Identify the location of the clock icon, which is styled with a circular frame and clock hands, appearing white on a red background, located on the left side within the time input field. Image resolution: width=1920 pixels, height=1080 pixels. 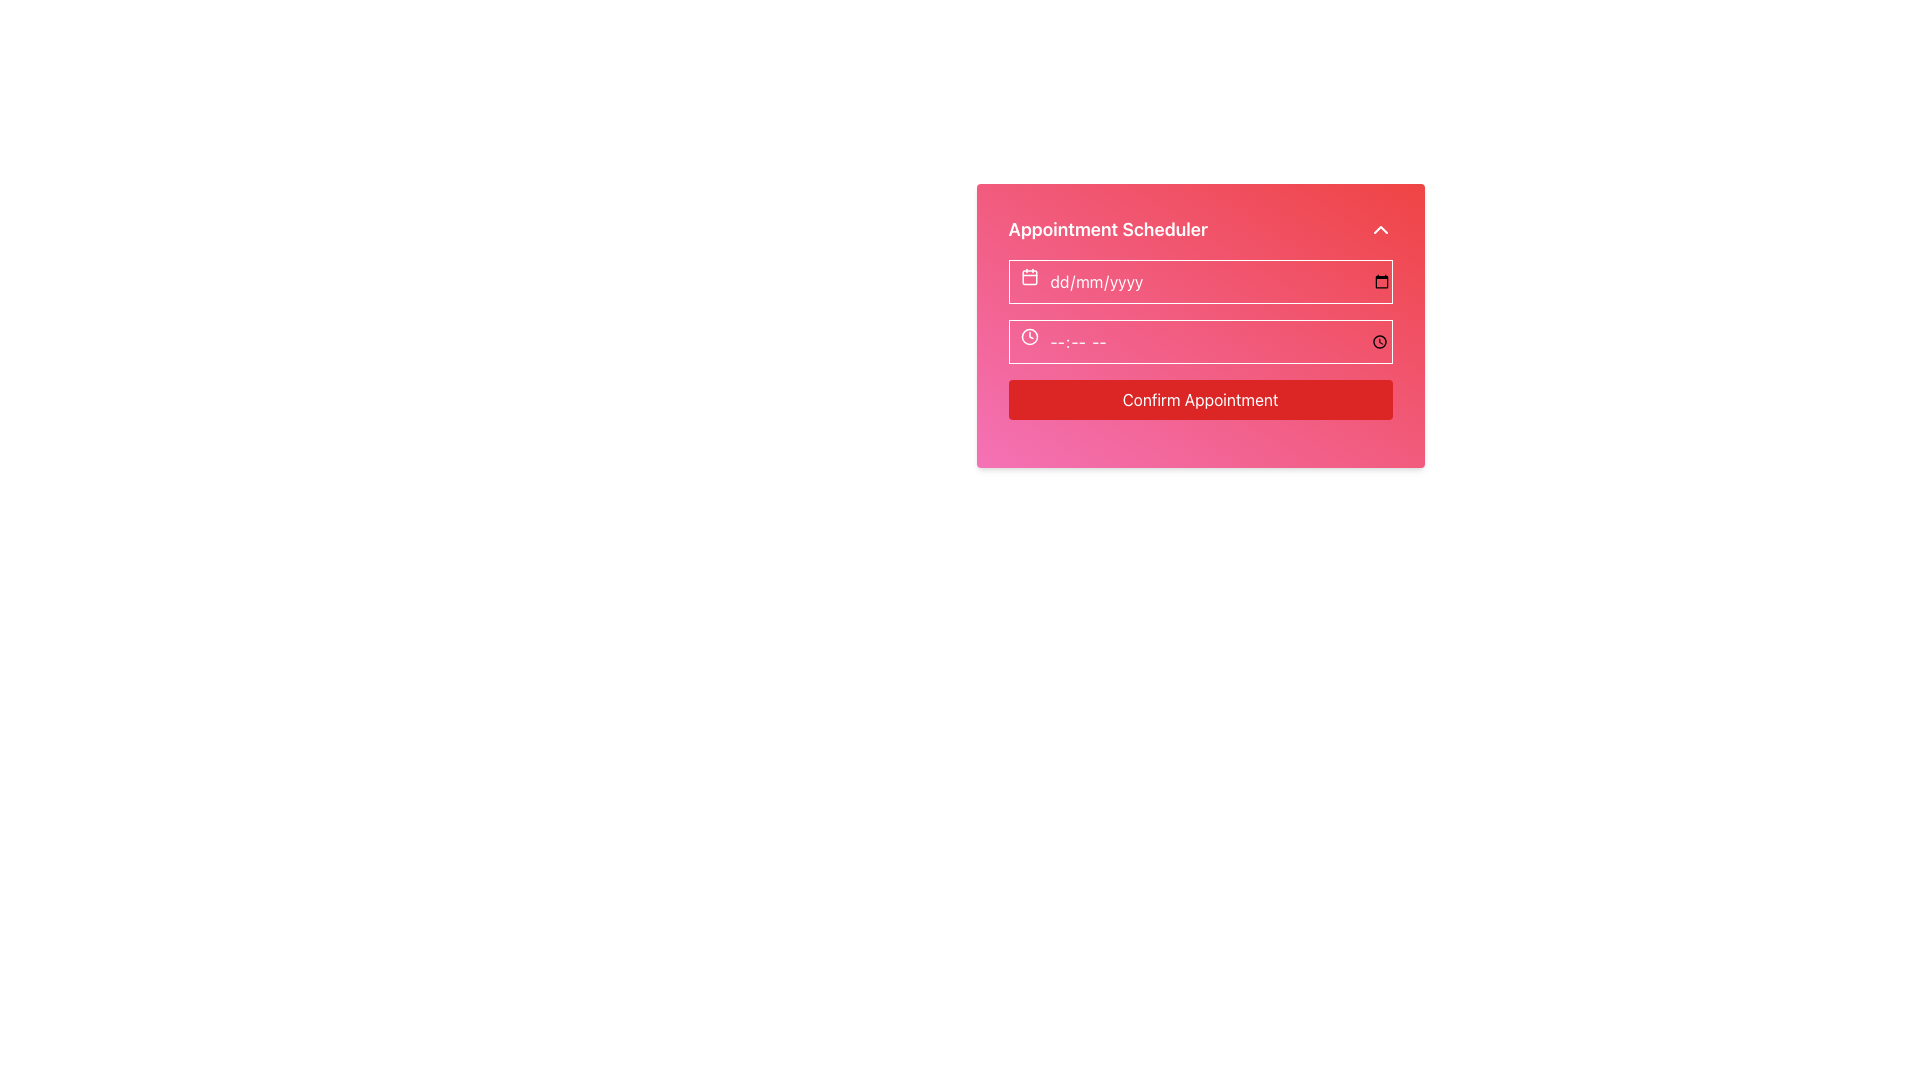
(1029, 335).